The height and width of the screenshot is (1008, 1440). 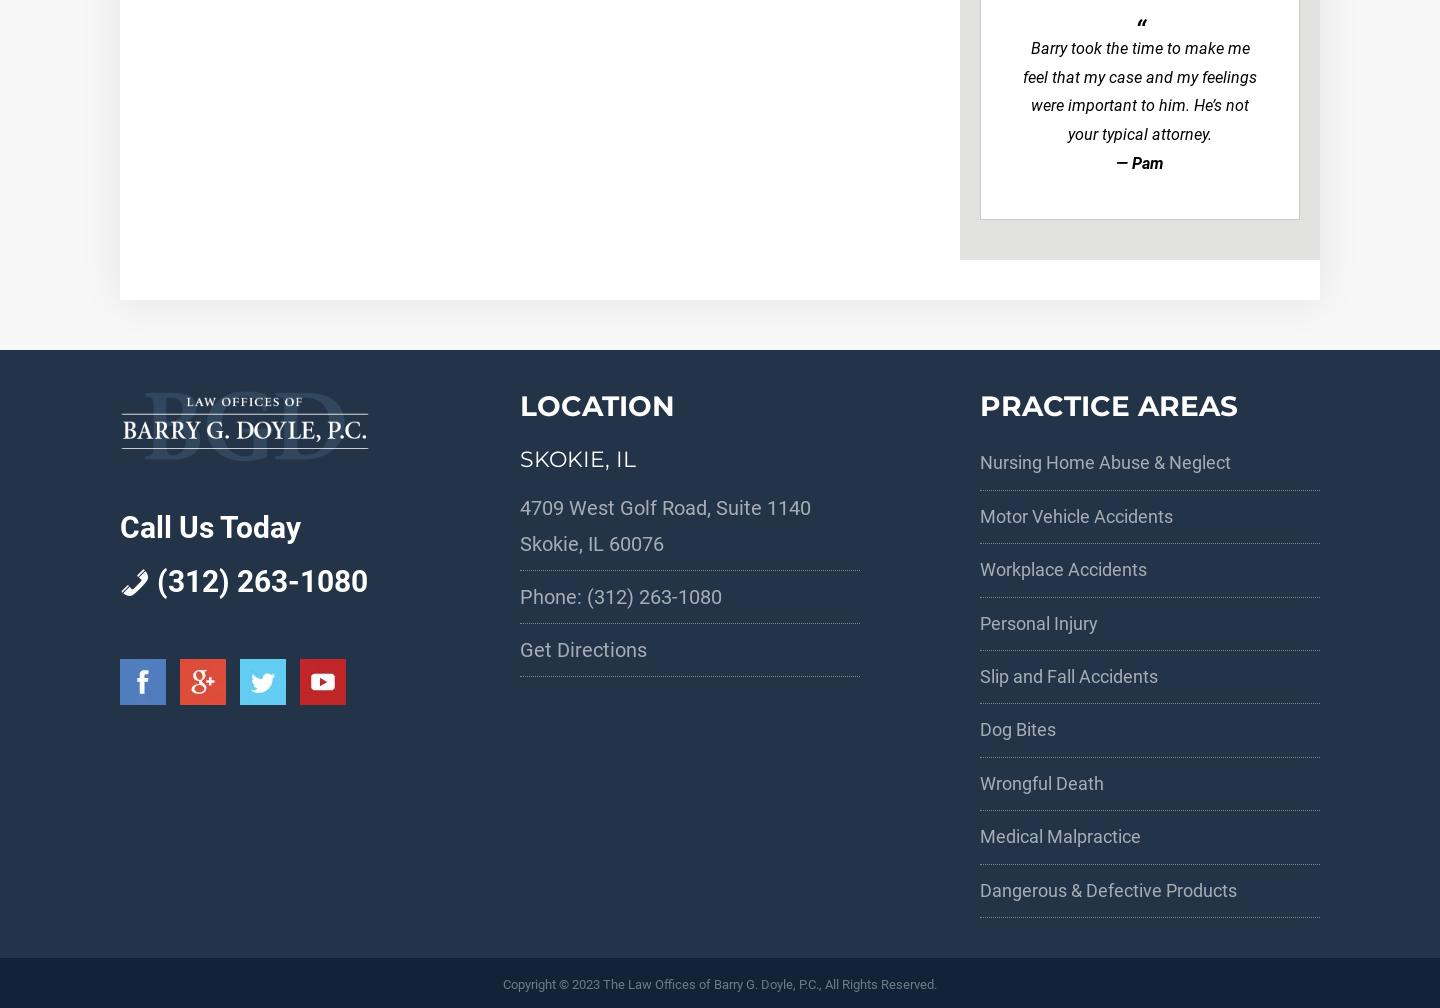 What do you see at coordinates (583, 543) in the screenshot?
I see `','` at bounding box center [583, 543].